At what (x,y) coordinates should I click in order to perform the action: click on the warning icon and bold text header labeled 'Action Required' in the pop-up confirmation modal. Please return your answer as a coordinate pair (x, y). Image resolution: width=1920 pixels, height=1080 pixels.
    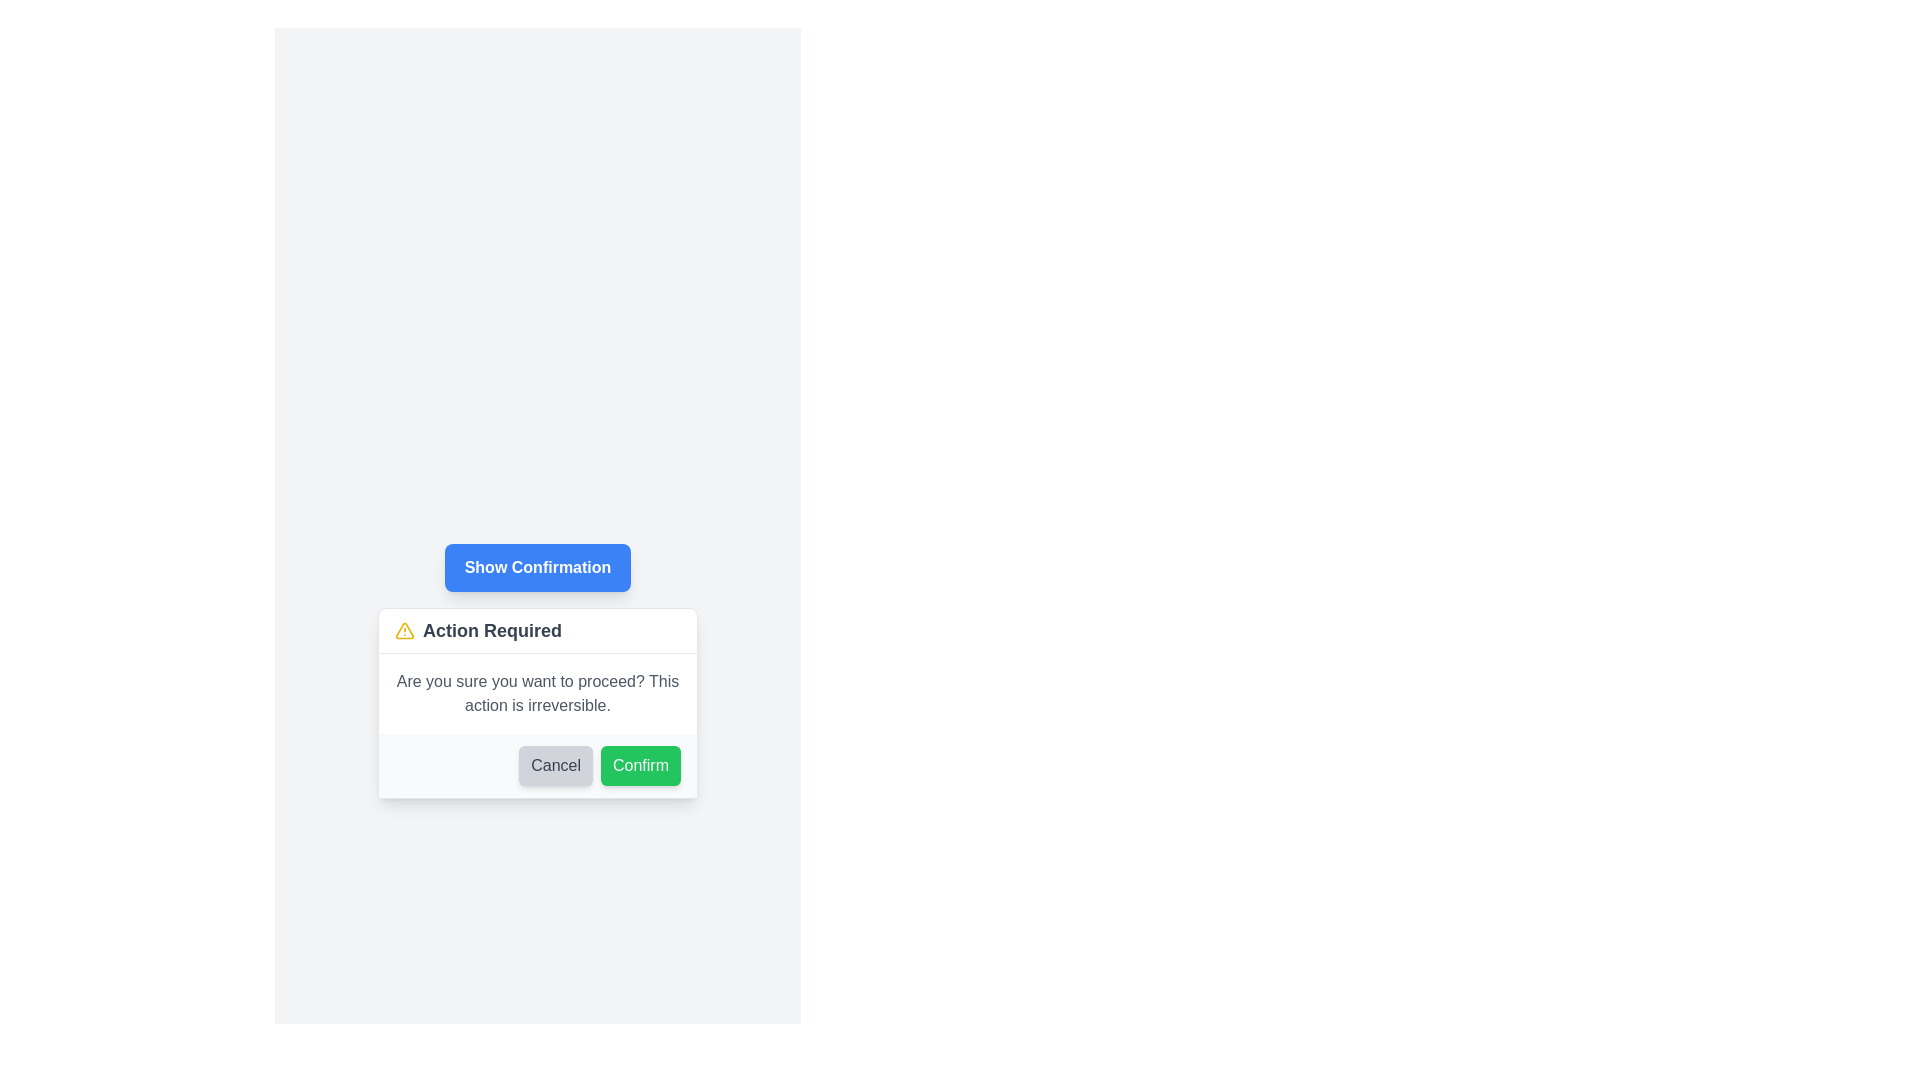
    Looking at the image, I should click on (537, 631).